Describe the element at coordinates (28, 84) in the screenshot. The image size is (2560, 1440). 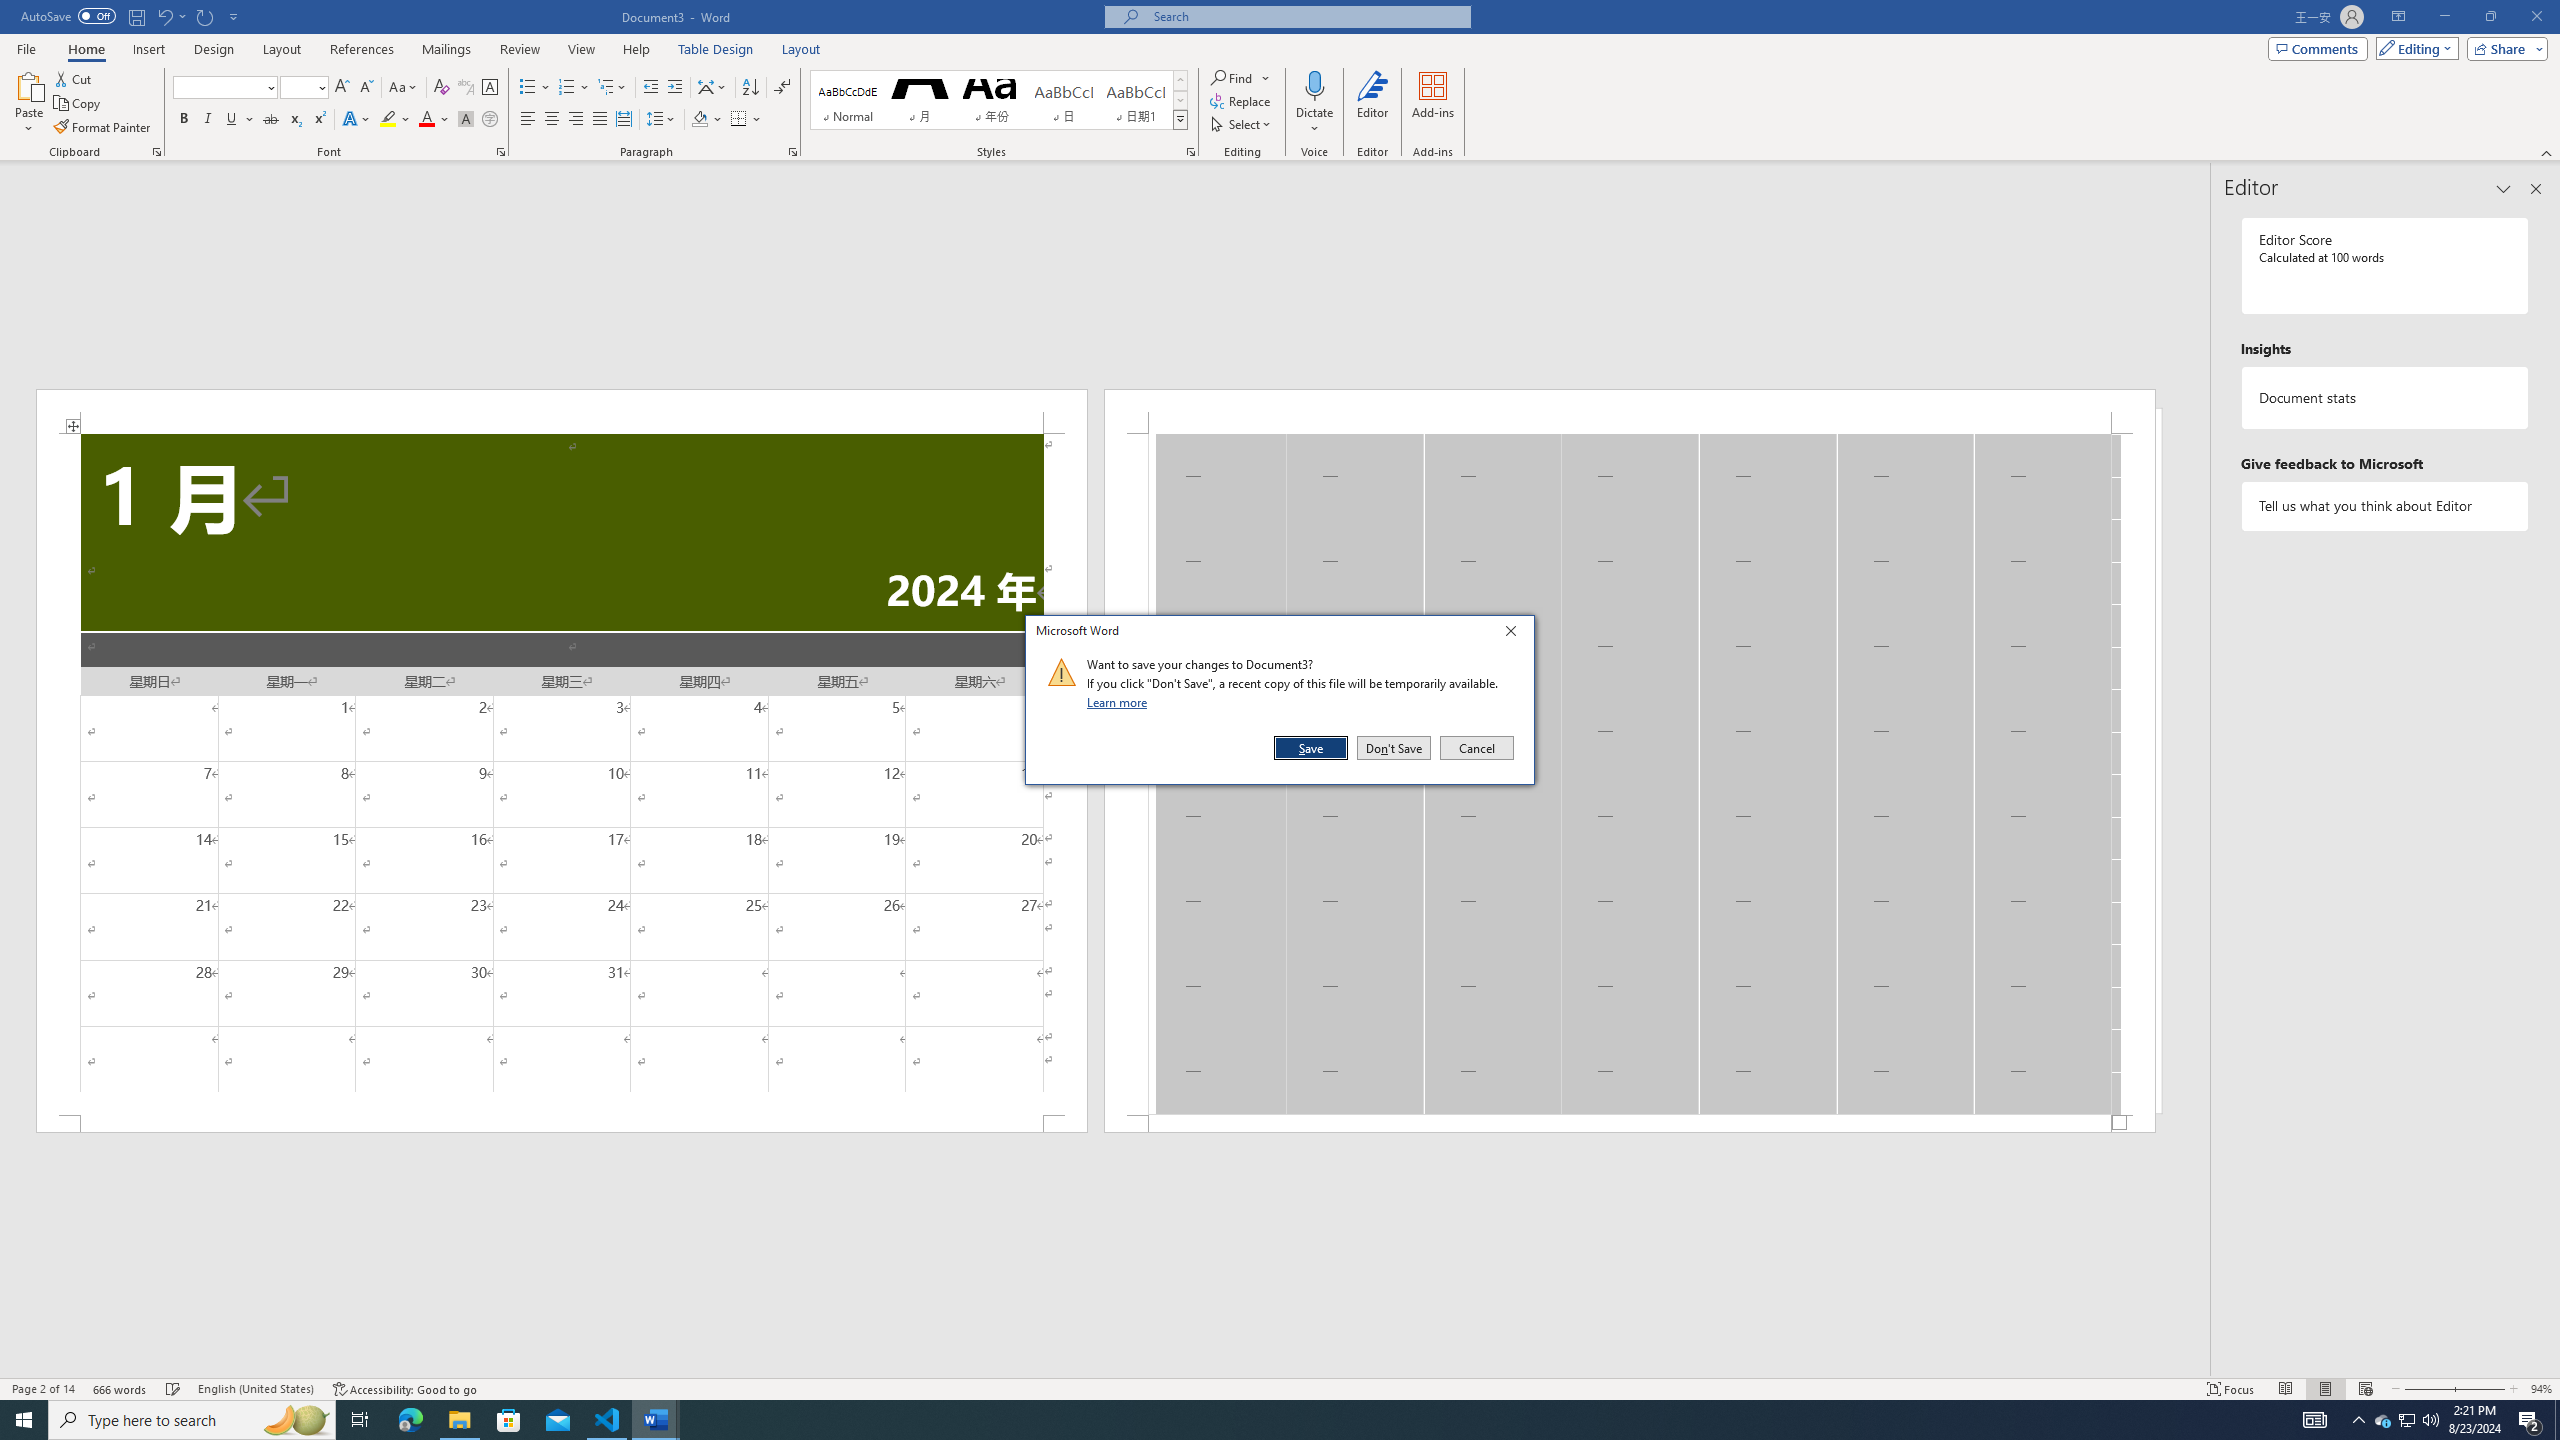
I see `'Paste'` at that location.